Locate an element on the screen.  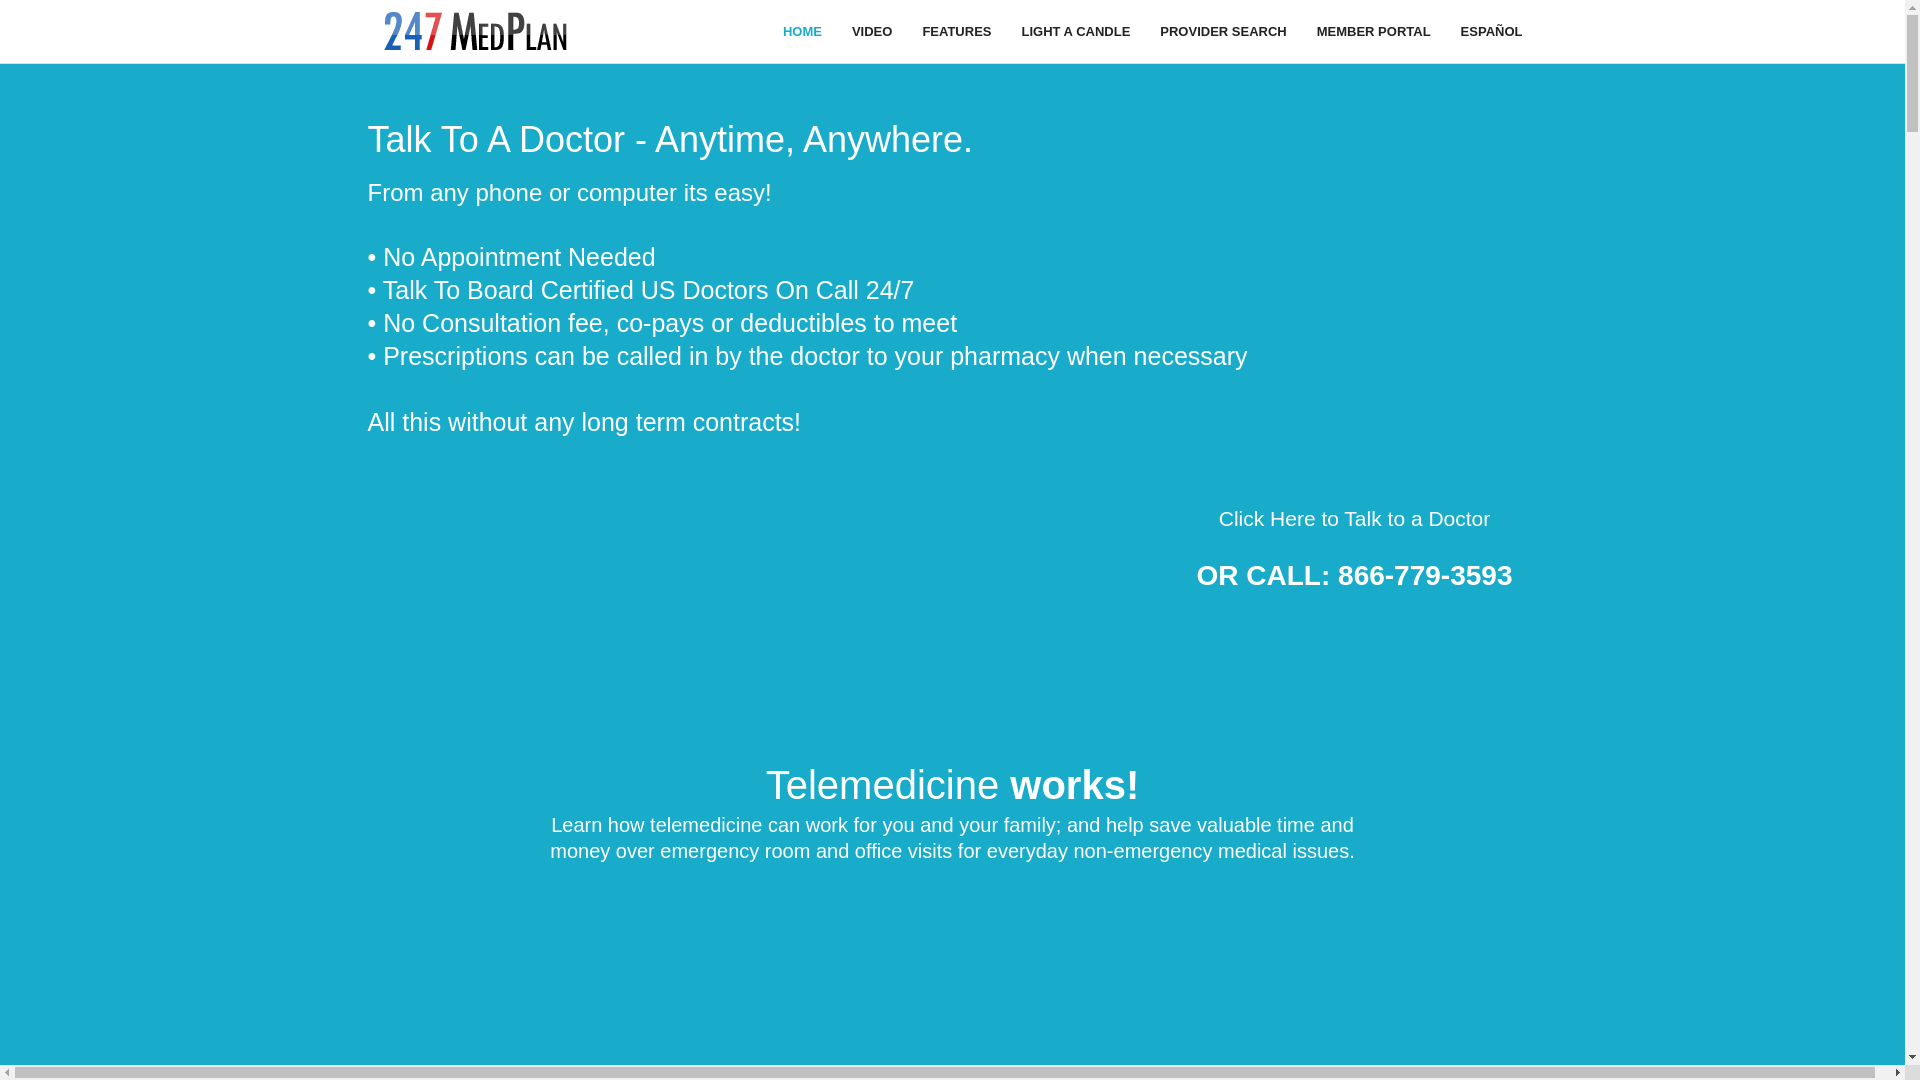
'Click Here to Talk to a Doctor' is located at coordinates (1354, 517).